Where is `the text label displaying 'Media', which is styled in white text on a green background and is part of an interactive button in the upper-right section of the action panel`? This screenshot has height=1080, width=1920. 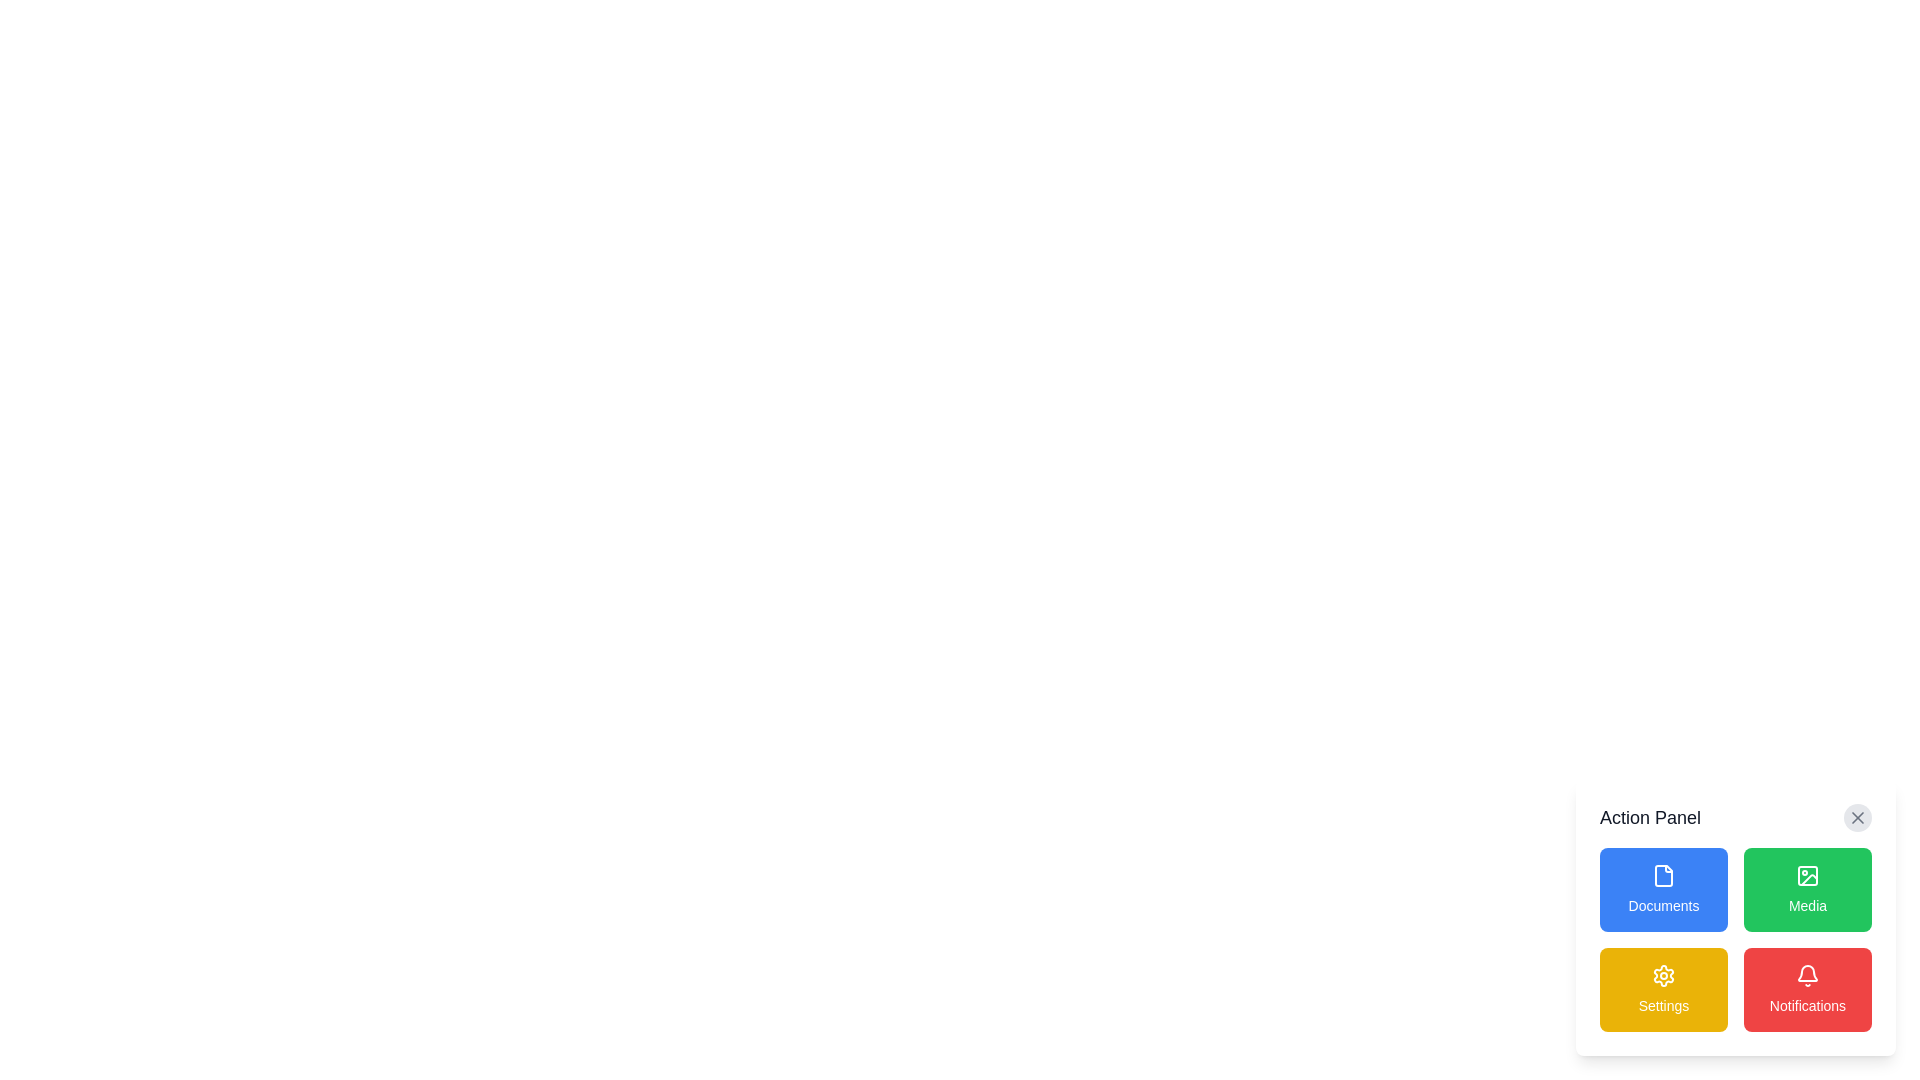
the text label displaying 'Media', which is styled in white text on a green background and is part of an interactive button in the upper-right section of the action panel is located at coordinates (1808, 906).